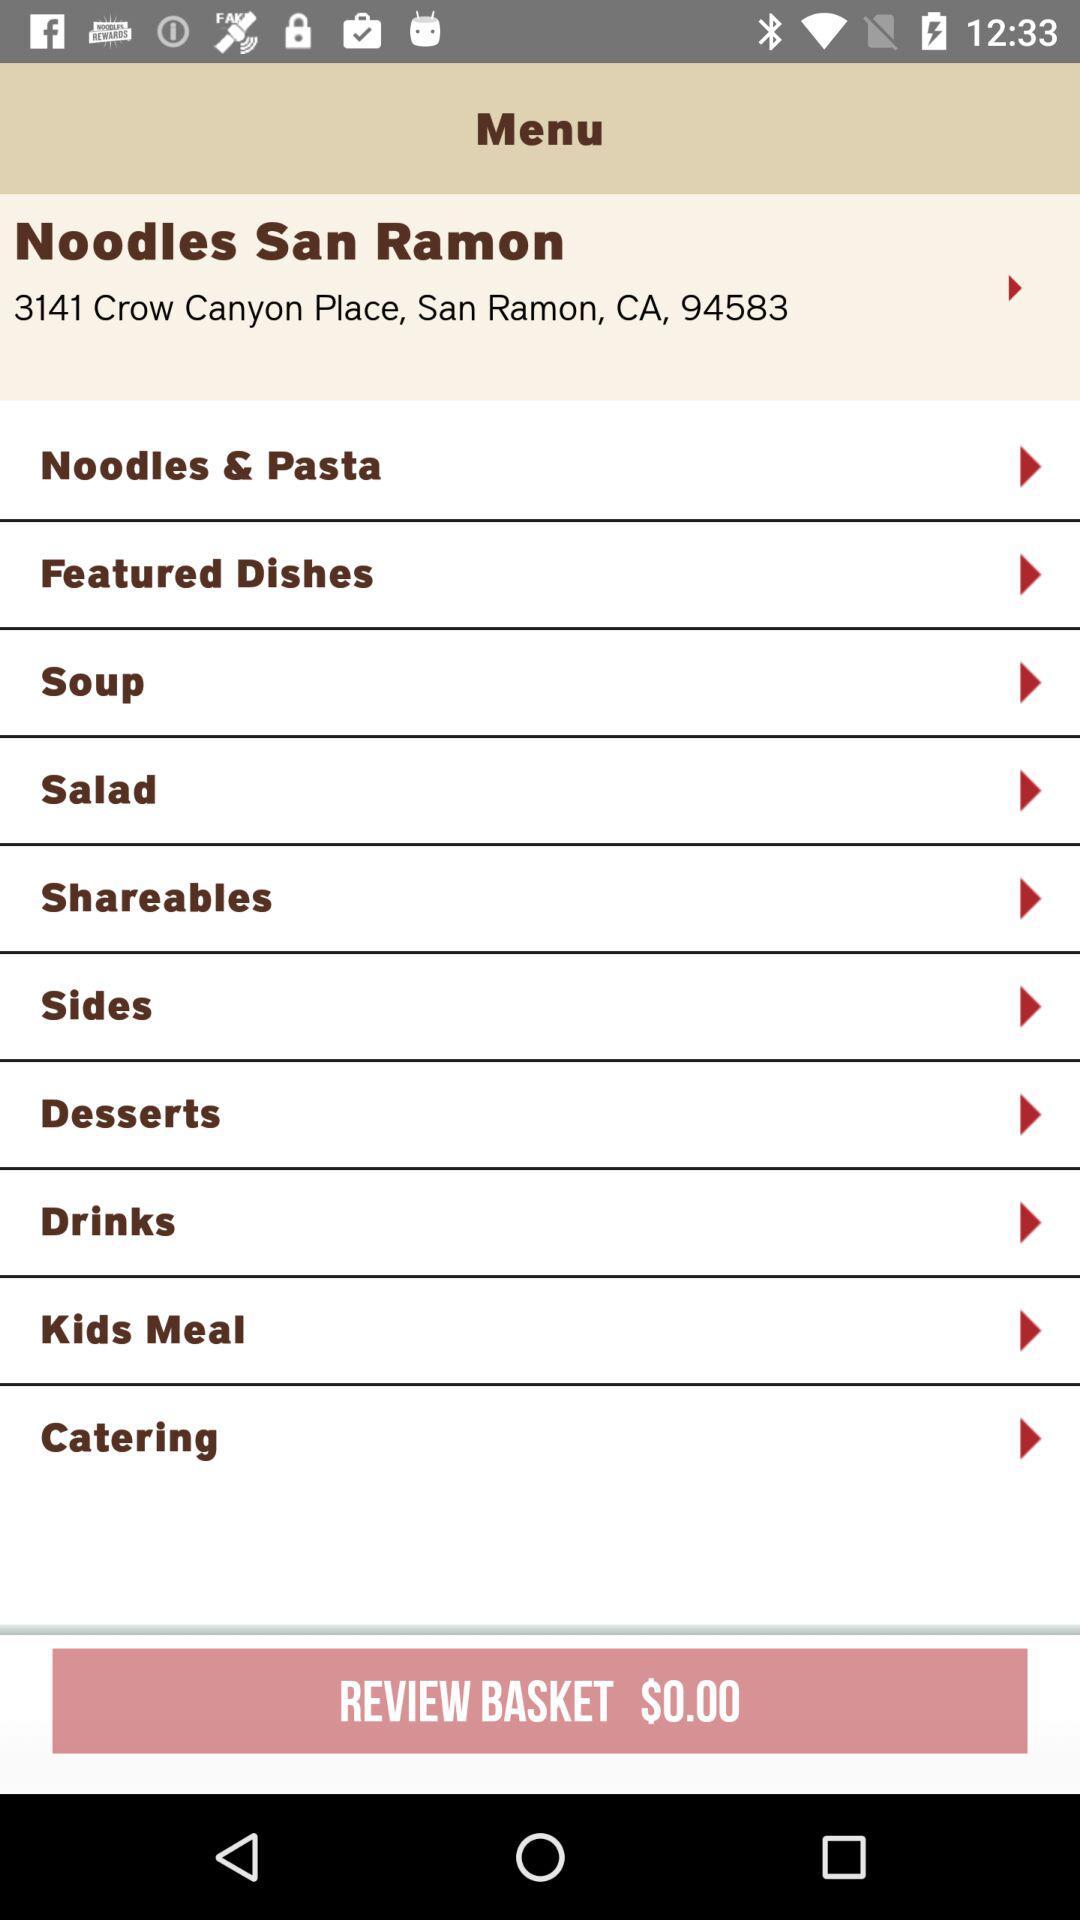 This screenshot has height=1920, width=1080. What do you see at coordinates (513, 680) in the screenshot?
I see `soup  item` at bounding box center [513, 680].